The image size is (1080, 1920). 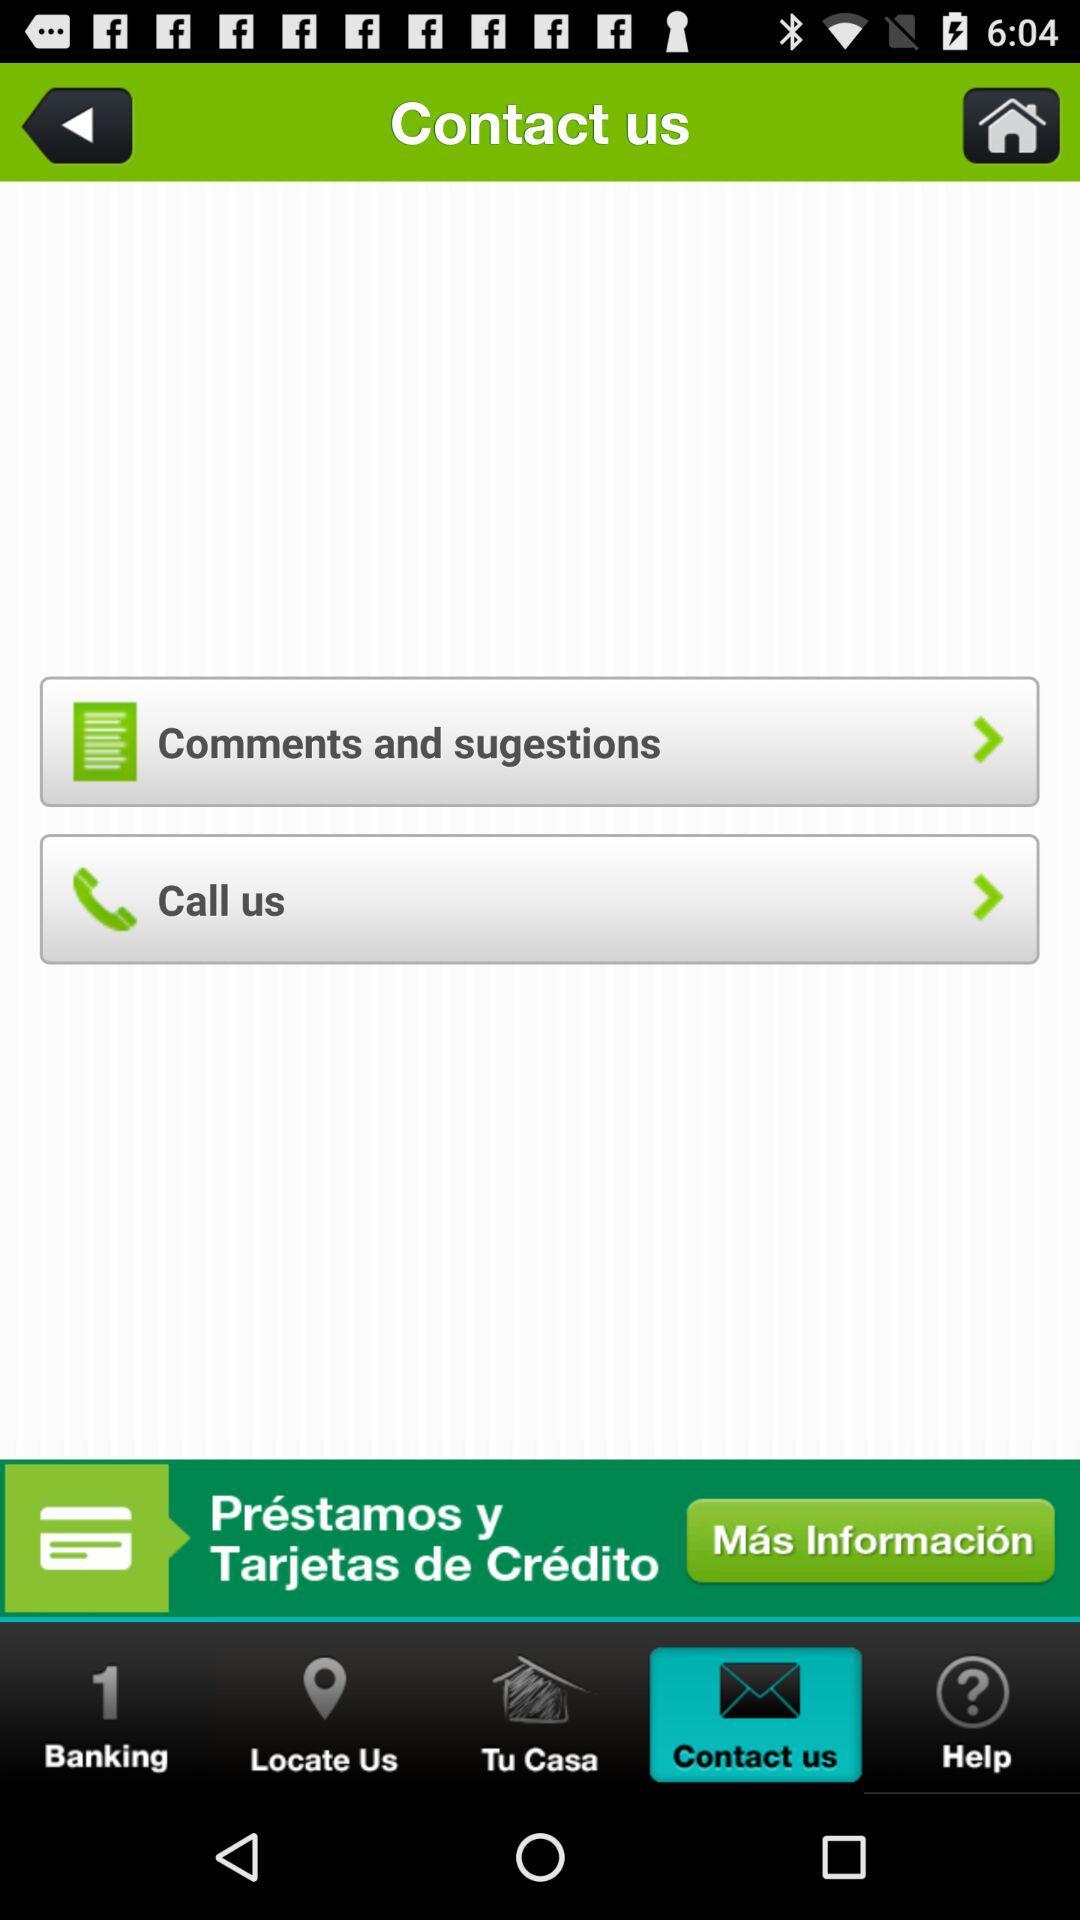 What do you see at coordinates (999, 129) in the screenshot?
I see `the home icon` at bounding box center [999, 129].